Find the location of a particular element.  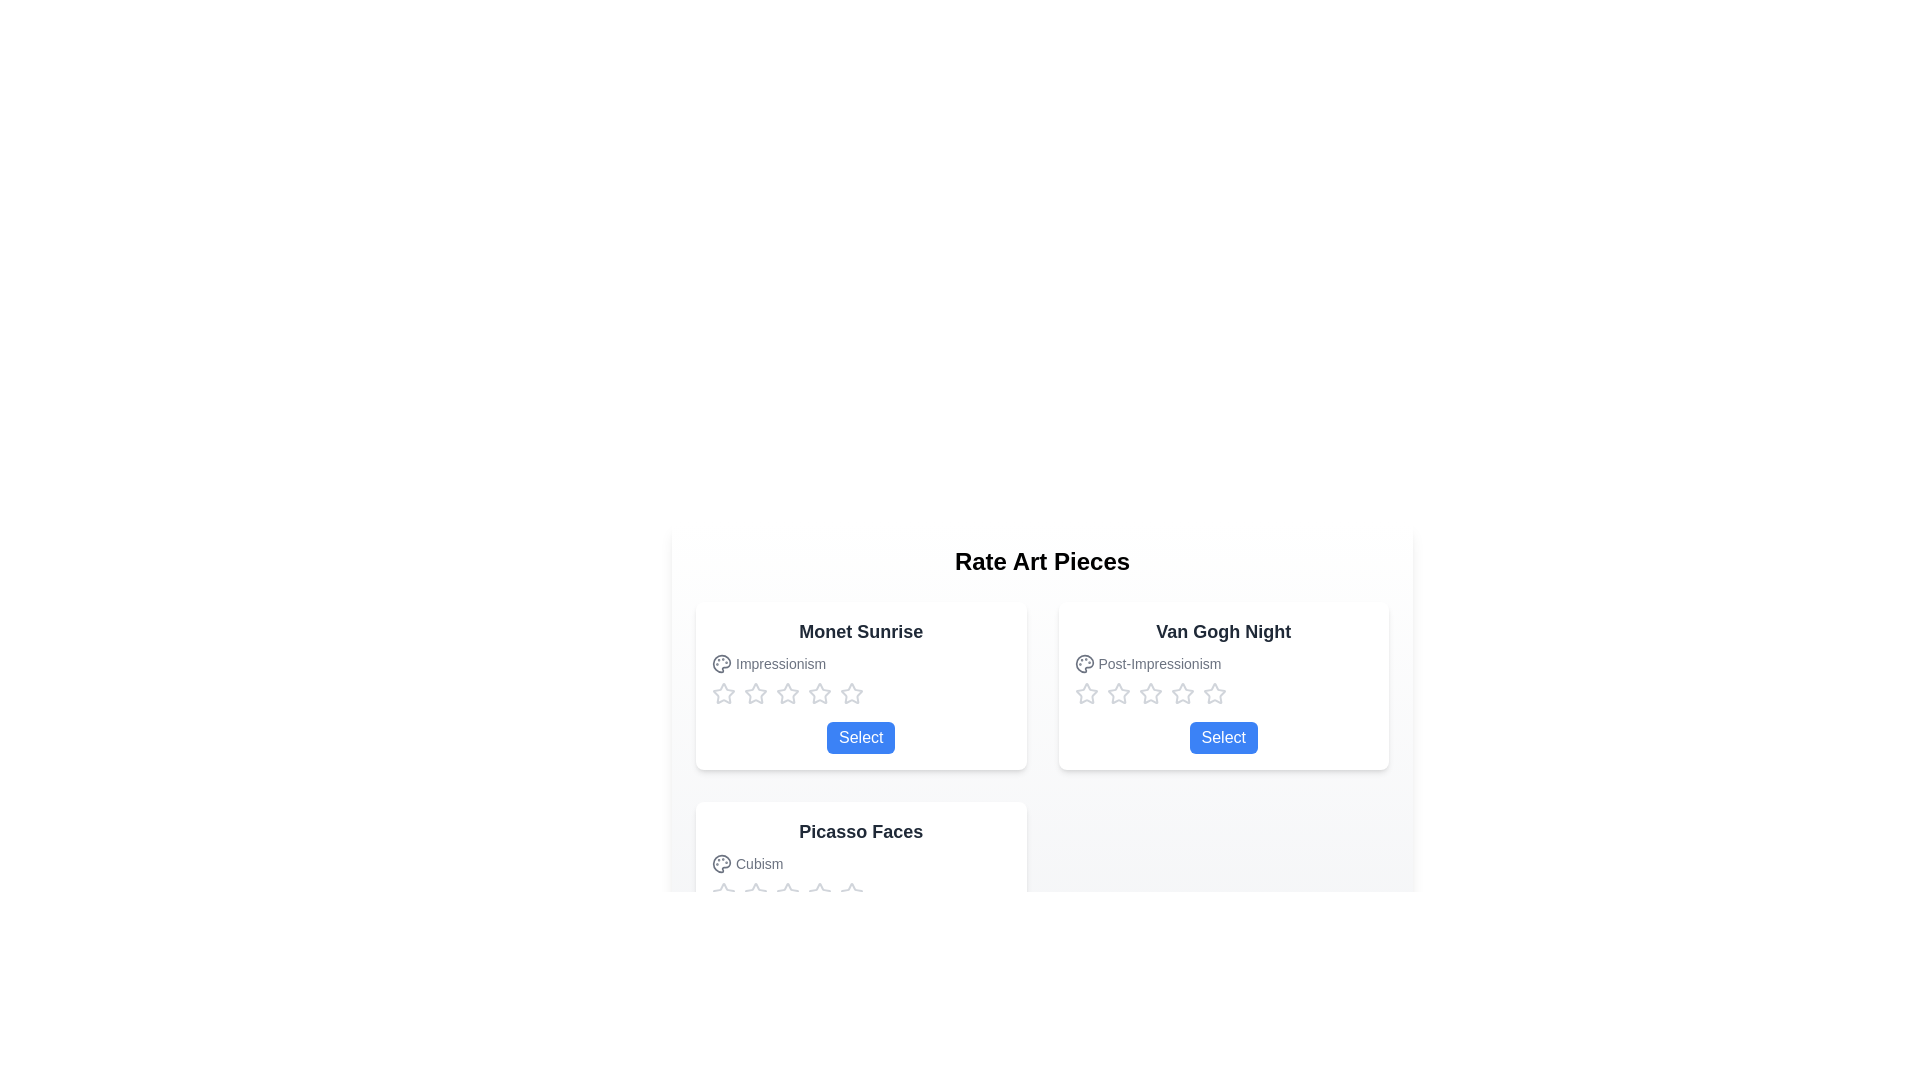

the fourth star icon in the rating system for 'Van Gogh Night' to give a rating is located at coordinates (1182, 693).